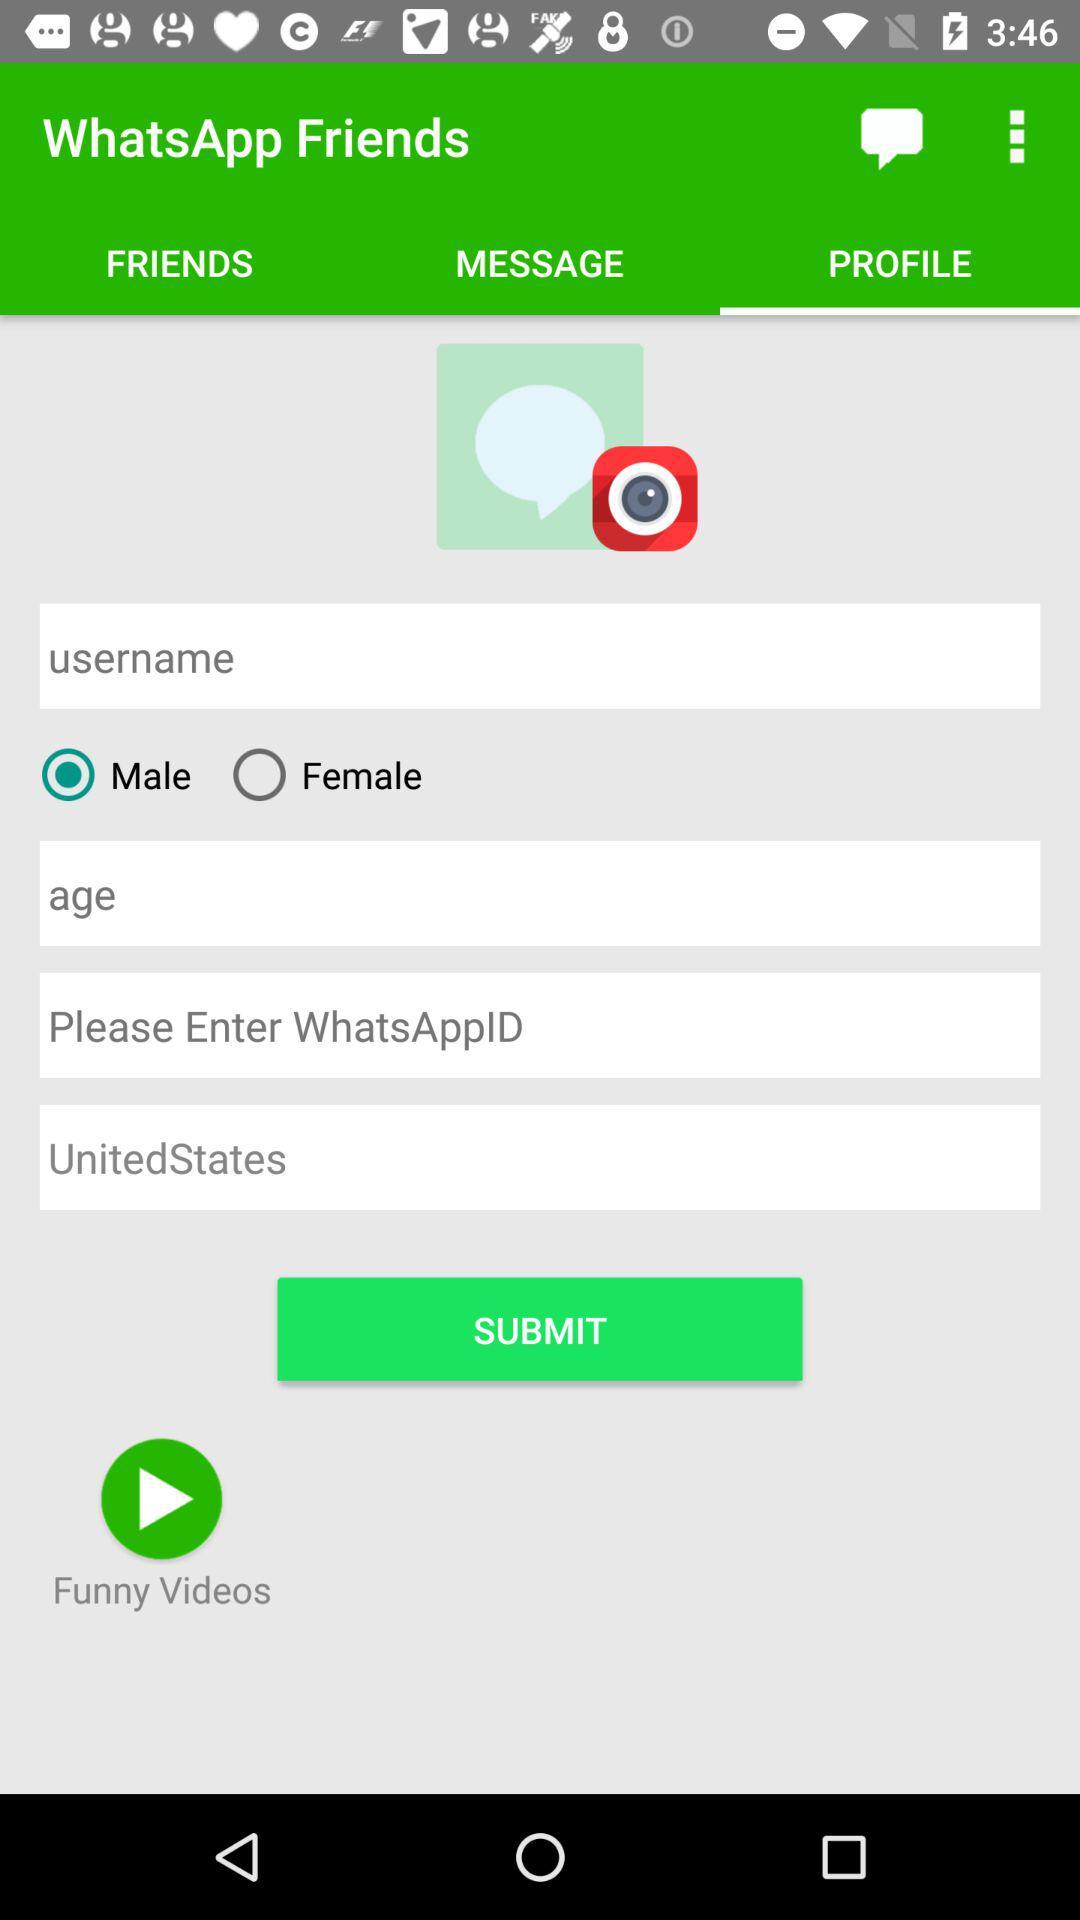 The width and height of the screenshot is (1080, 1920). I want to click on whatsapp username, so click(540, 1025).